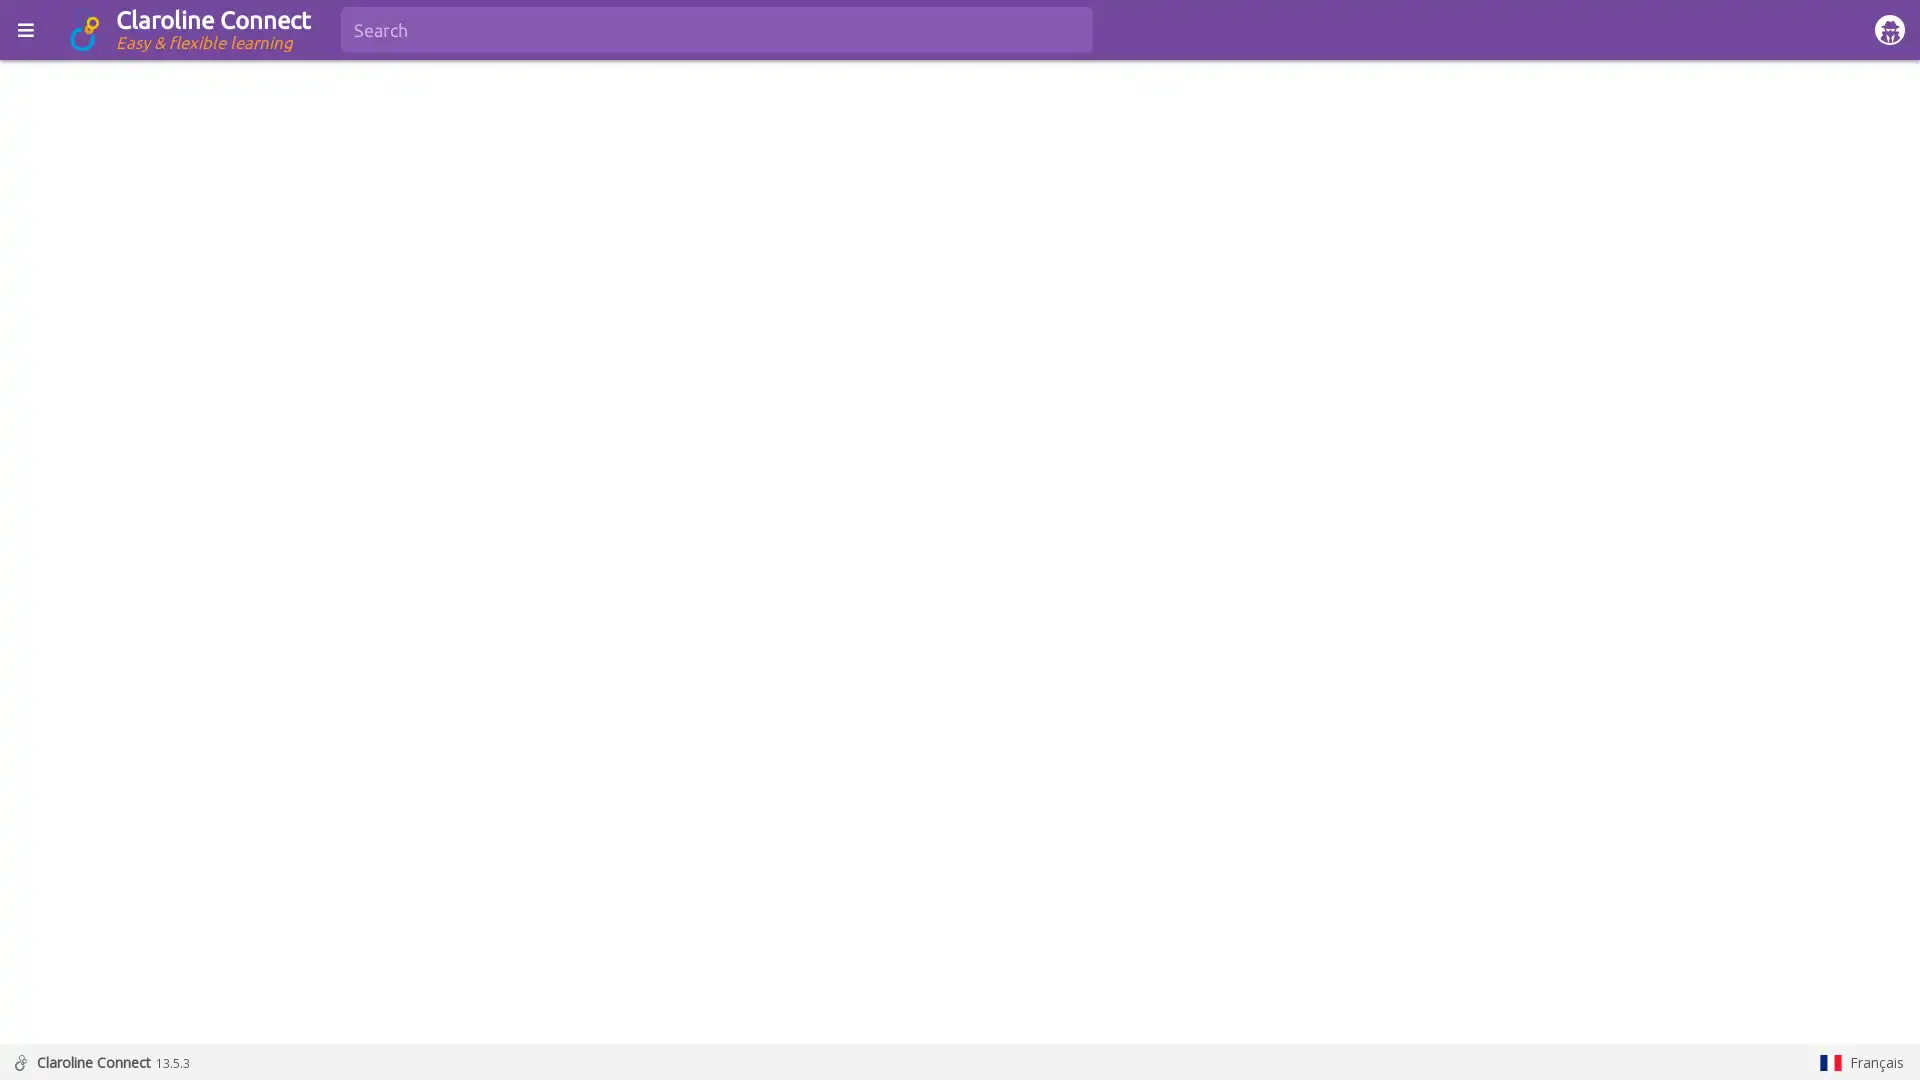  I want to click on Show more actions, so click(1880, 353).